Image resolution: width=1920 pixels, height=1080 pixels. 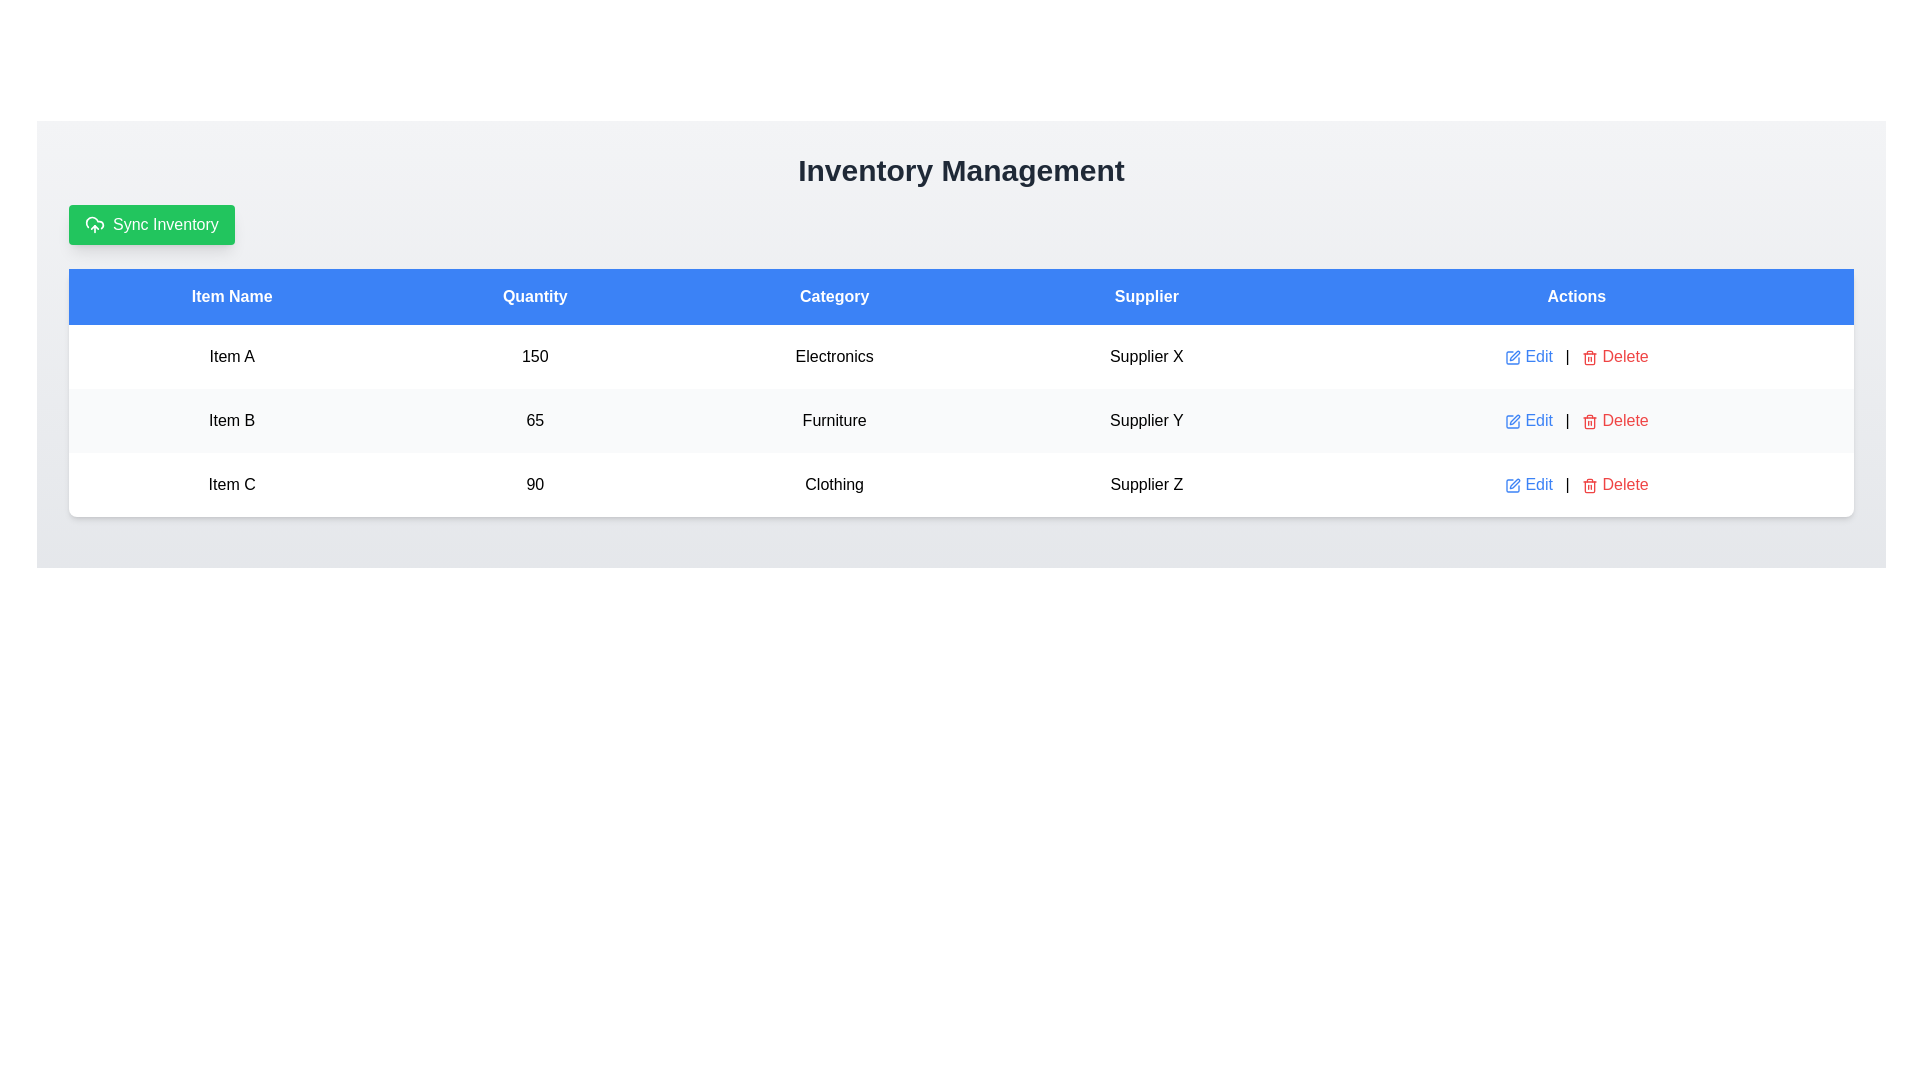 What do you see at coordinates (1589, 487) in the screenshot?
I see `the delete button represented by a trash can icon located in the 'Actions' column for 'Item B'` at bounding box center [1589, 487].